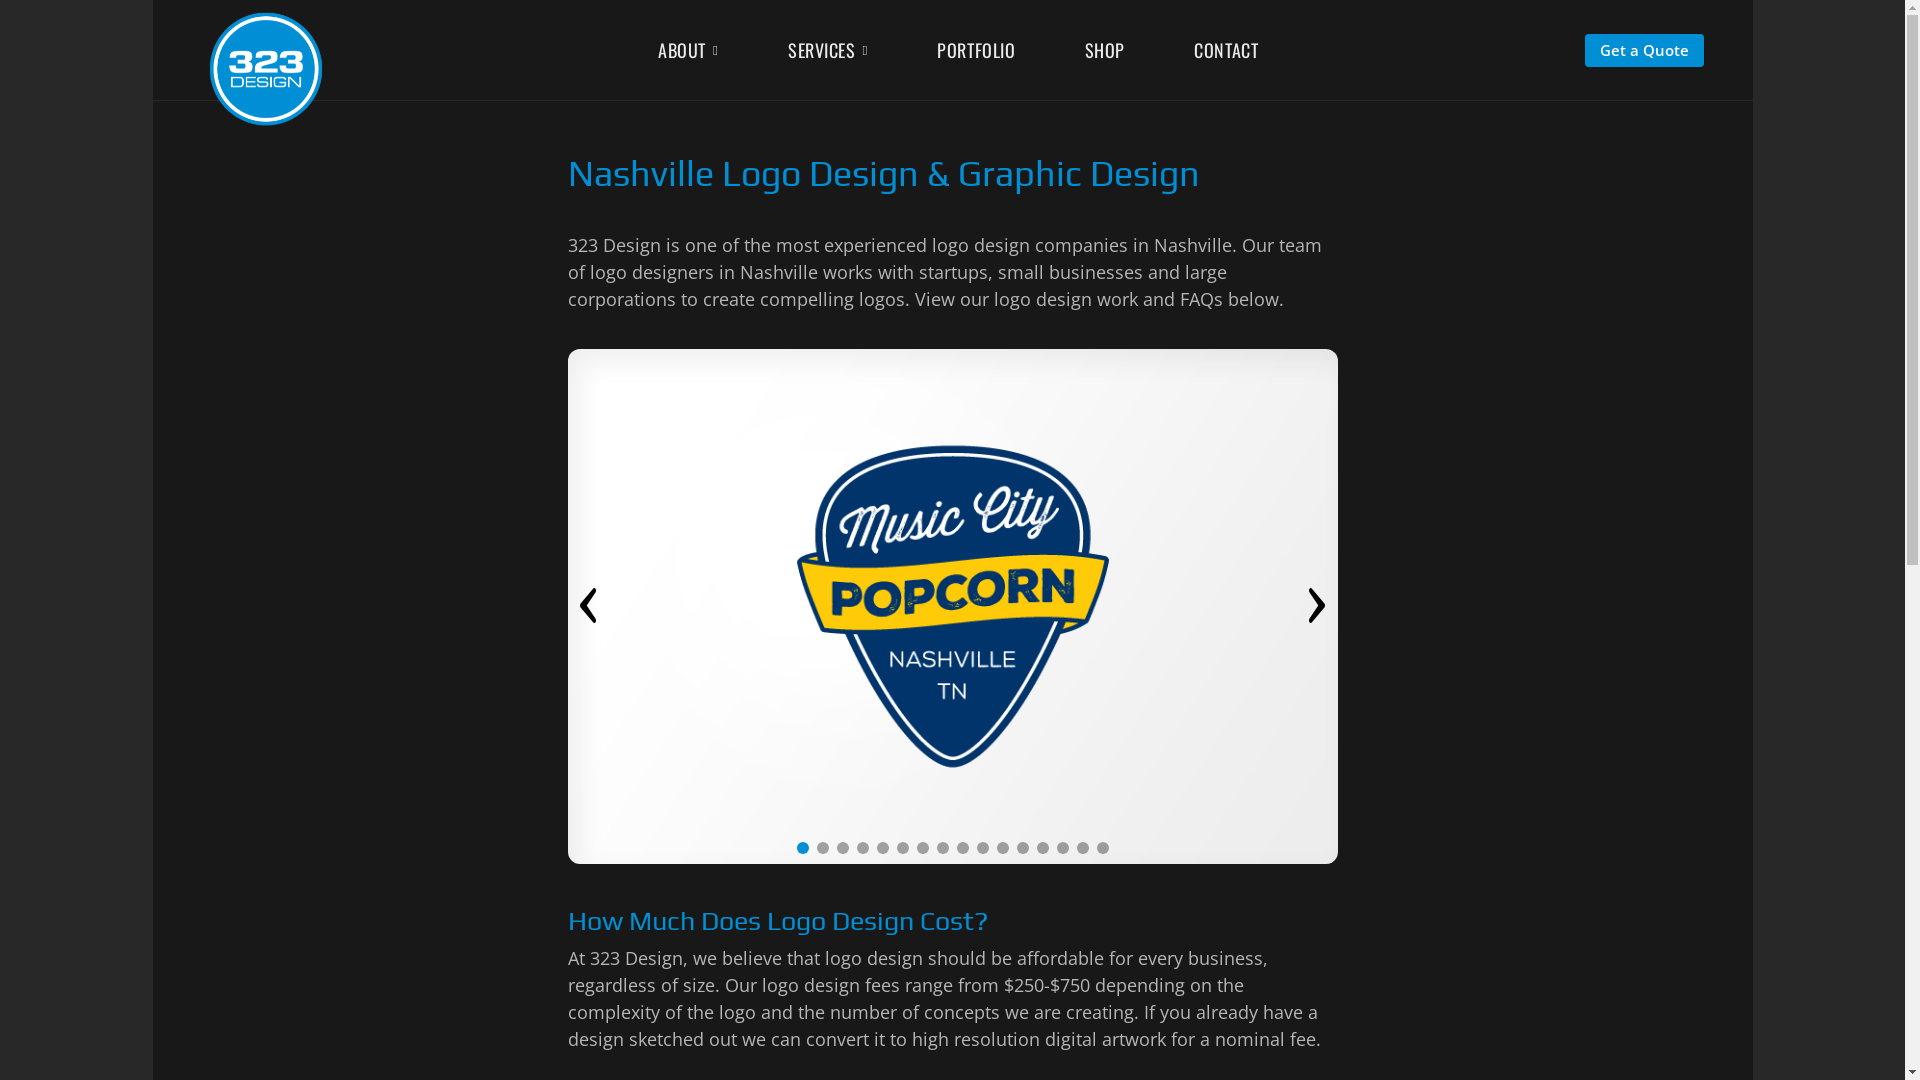 Image resolution: width=1920 pixels, height=1080 pixels. I want to click on 'Get a Quote', so click(1644, 49).